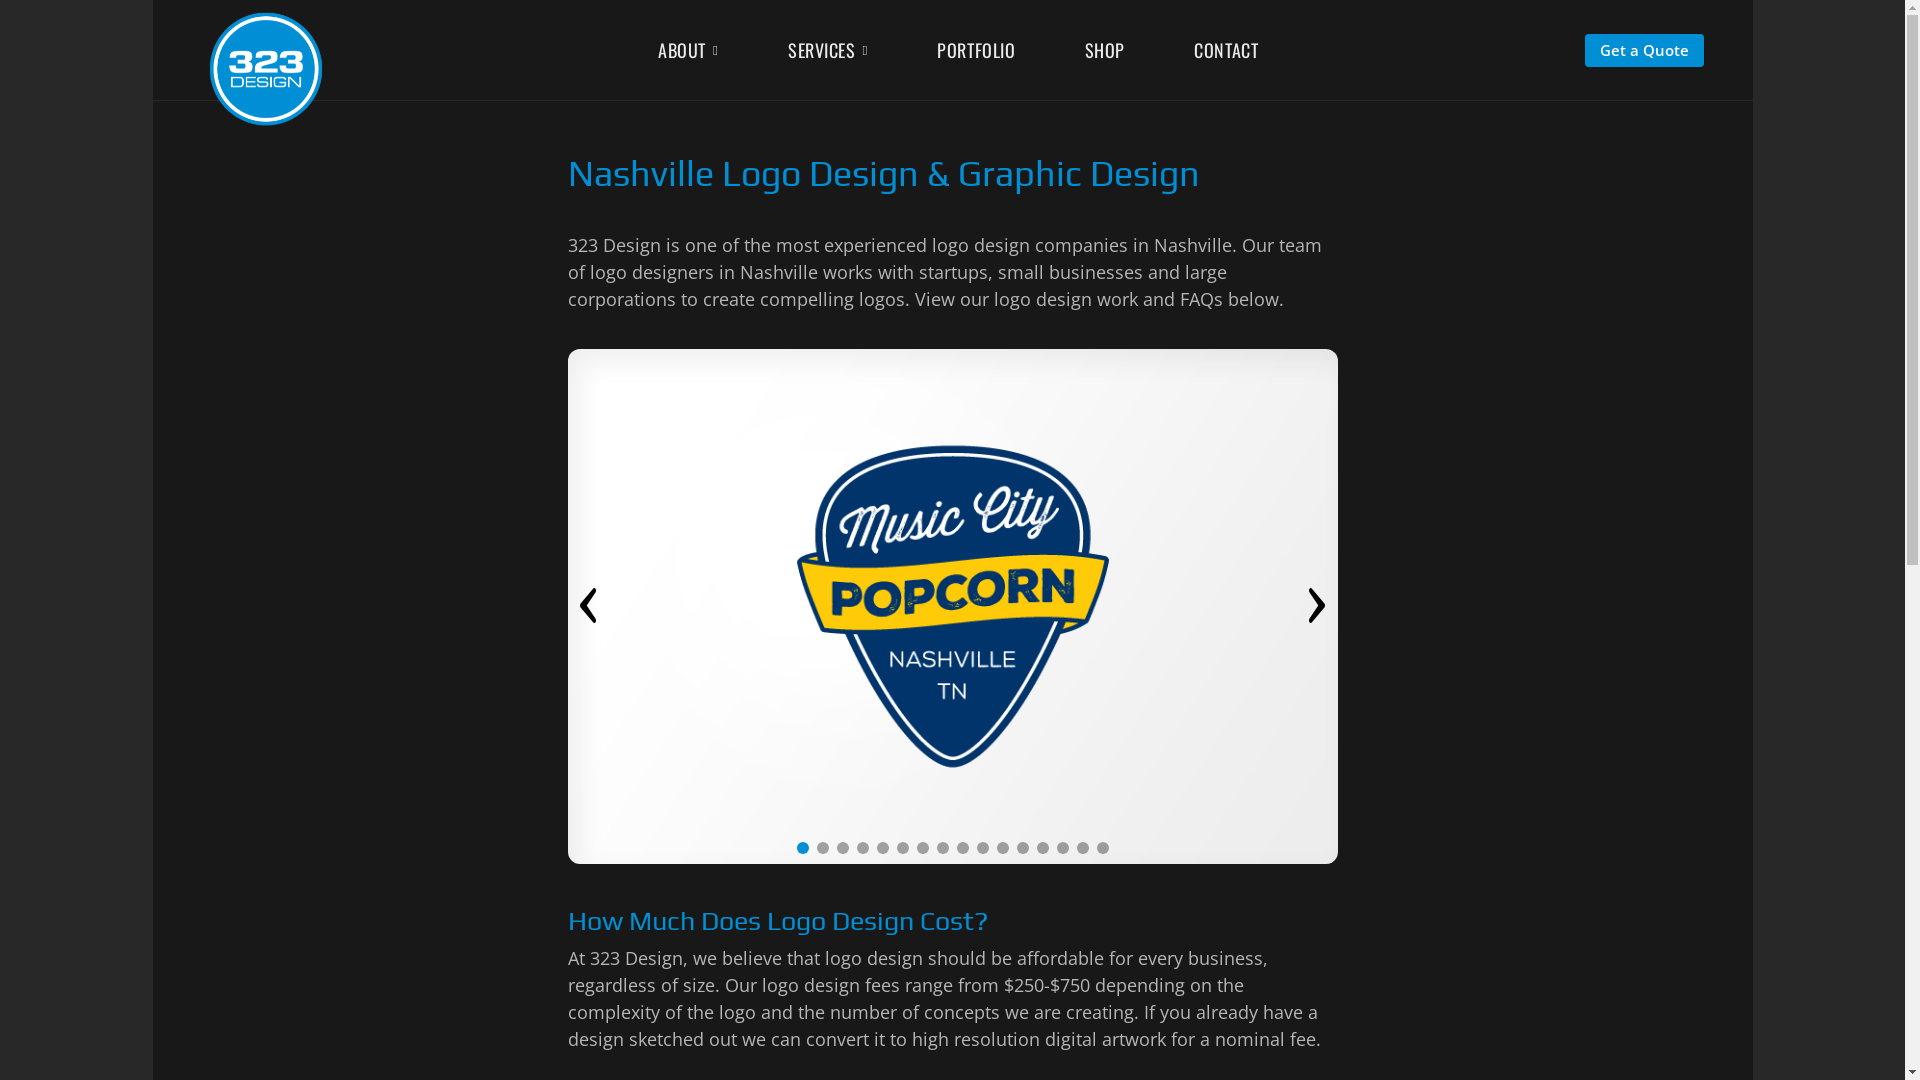 Image resolution: width=1920 pixels, height=1080 pixels. I want to click on 'Get a Quote', so click(1644, 49).